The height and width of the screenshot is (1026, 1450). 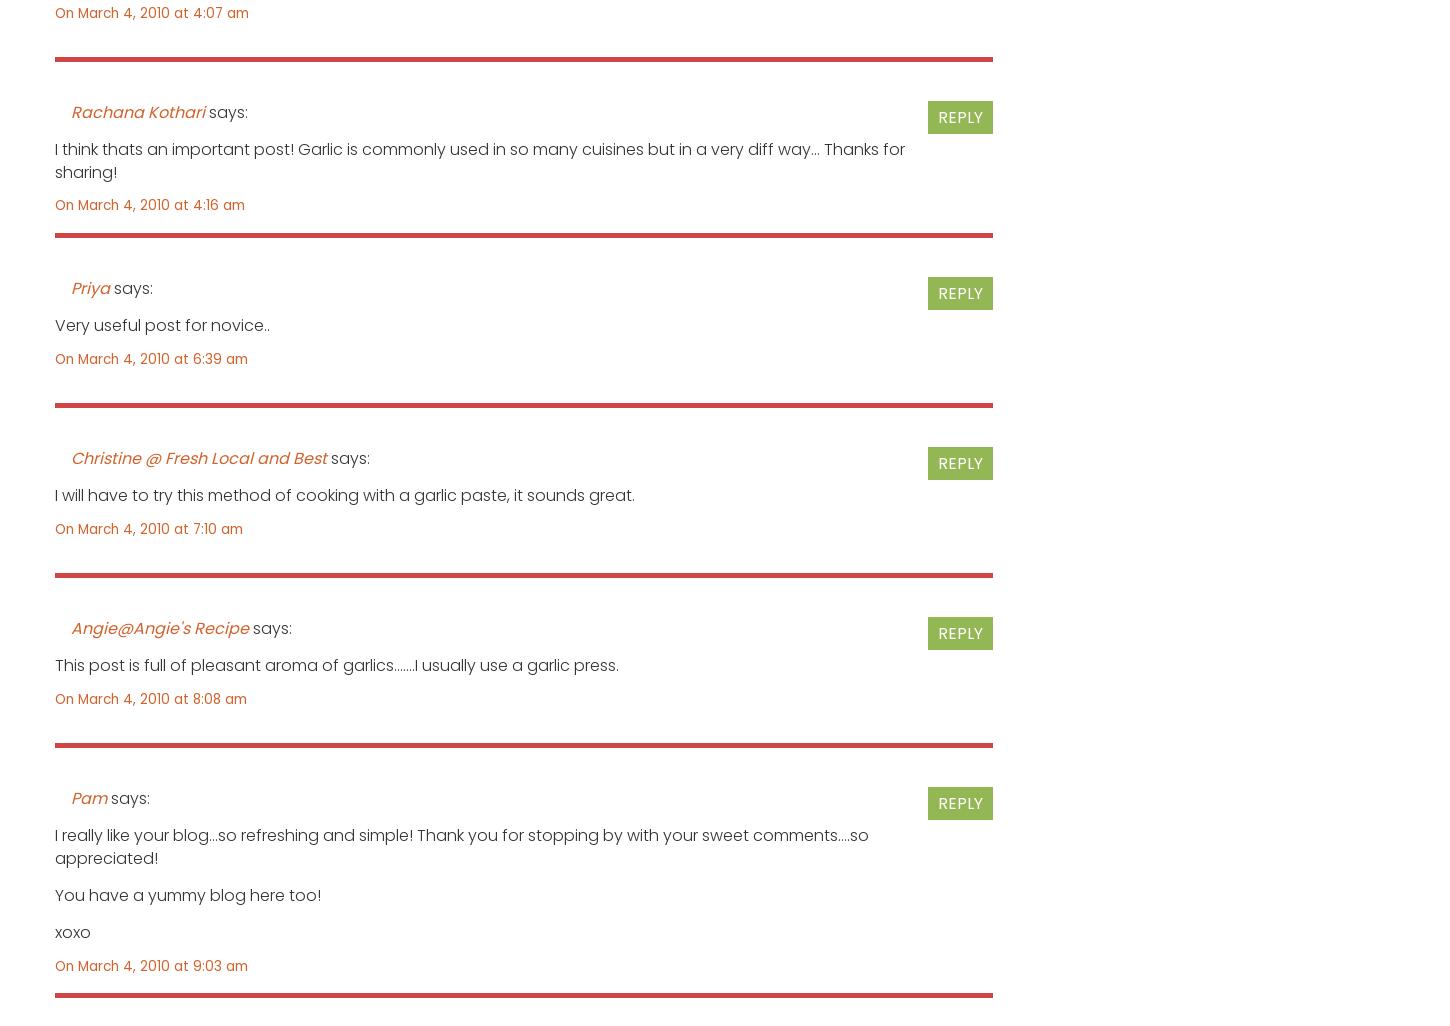 What do you see at coordinates (187, 894) in the screenshot?
I see `'You have a yummy blog here too!'` at bounding box center [187, 894].